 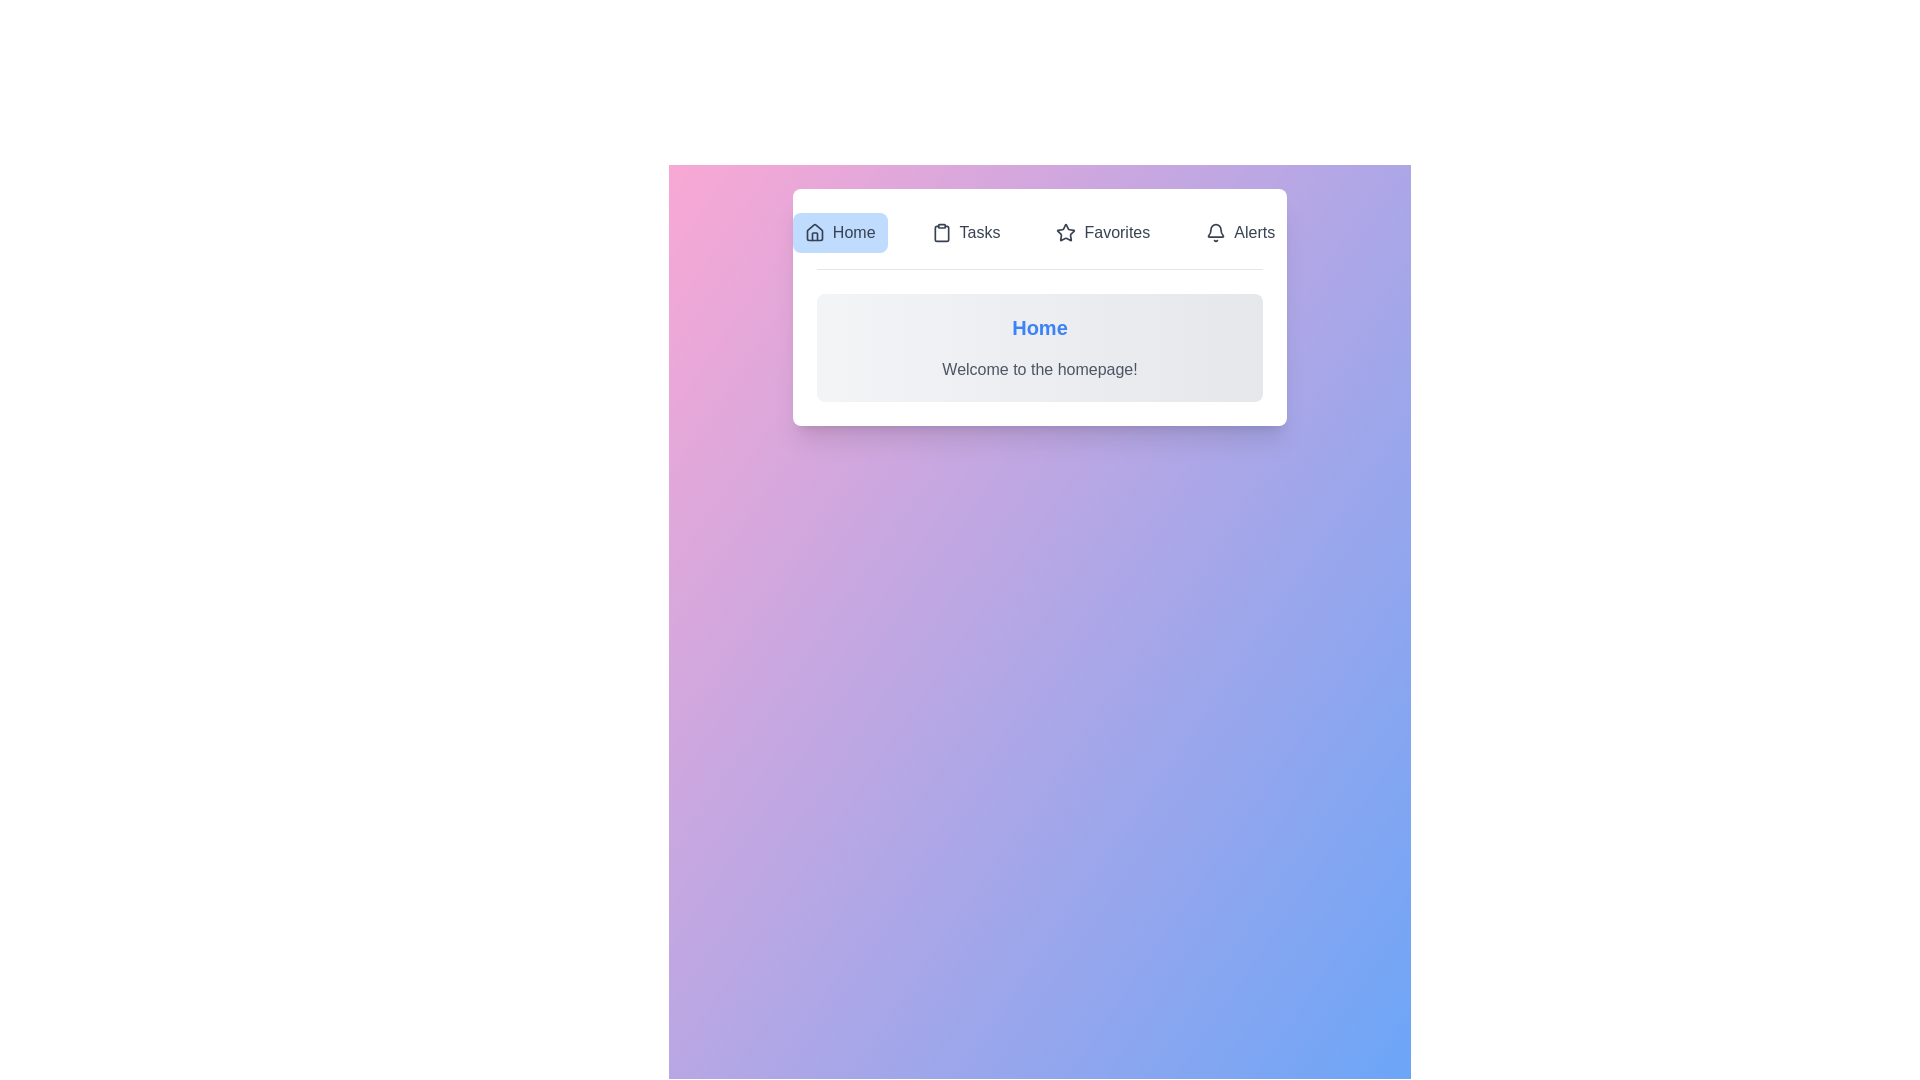 I want to click on the tab labeled Alerts to view its content, so click(x=1238, y=231).